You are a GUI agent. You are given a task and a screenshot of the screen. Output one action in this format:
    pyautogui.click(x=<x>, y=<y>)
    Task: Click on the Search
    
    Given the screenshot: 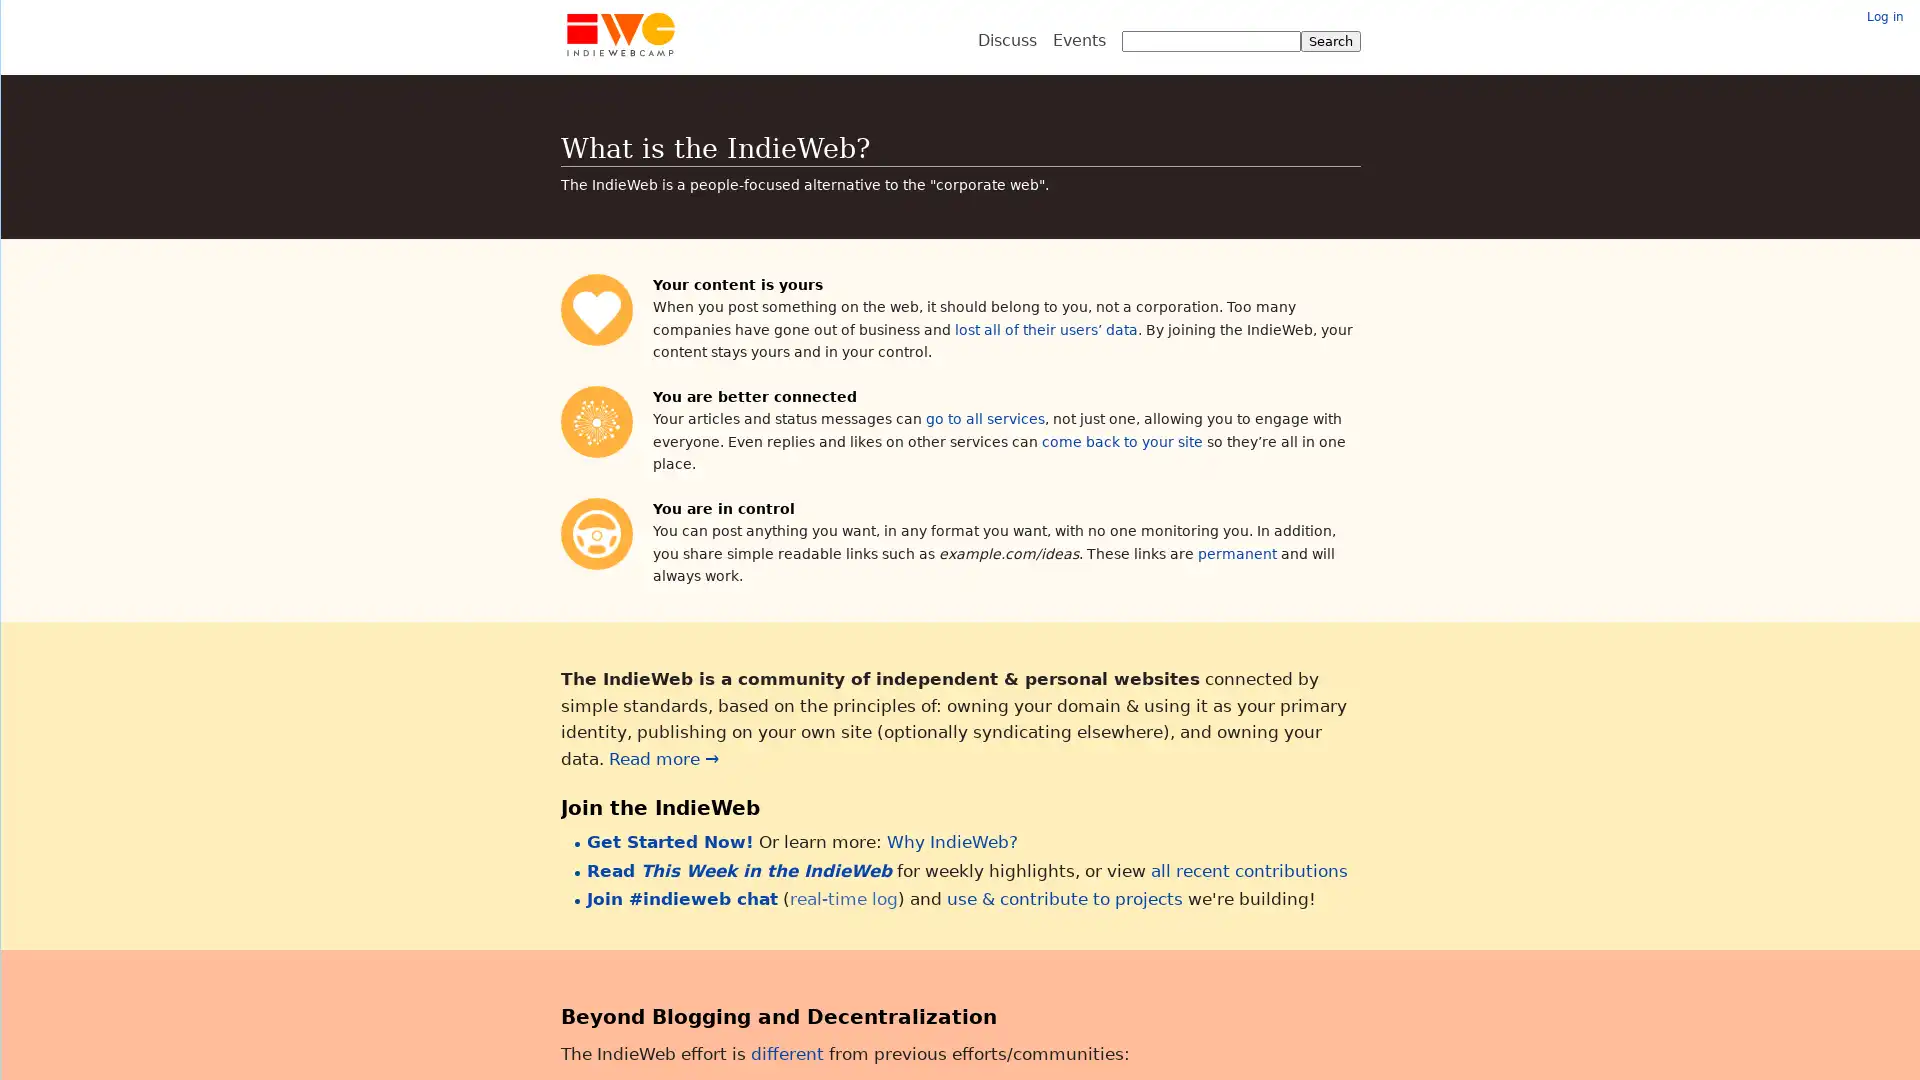 What is the action you would take?
    pyautogui.click(x=1329, y=41)
    